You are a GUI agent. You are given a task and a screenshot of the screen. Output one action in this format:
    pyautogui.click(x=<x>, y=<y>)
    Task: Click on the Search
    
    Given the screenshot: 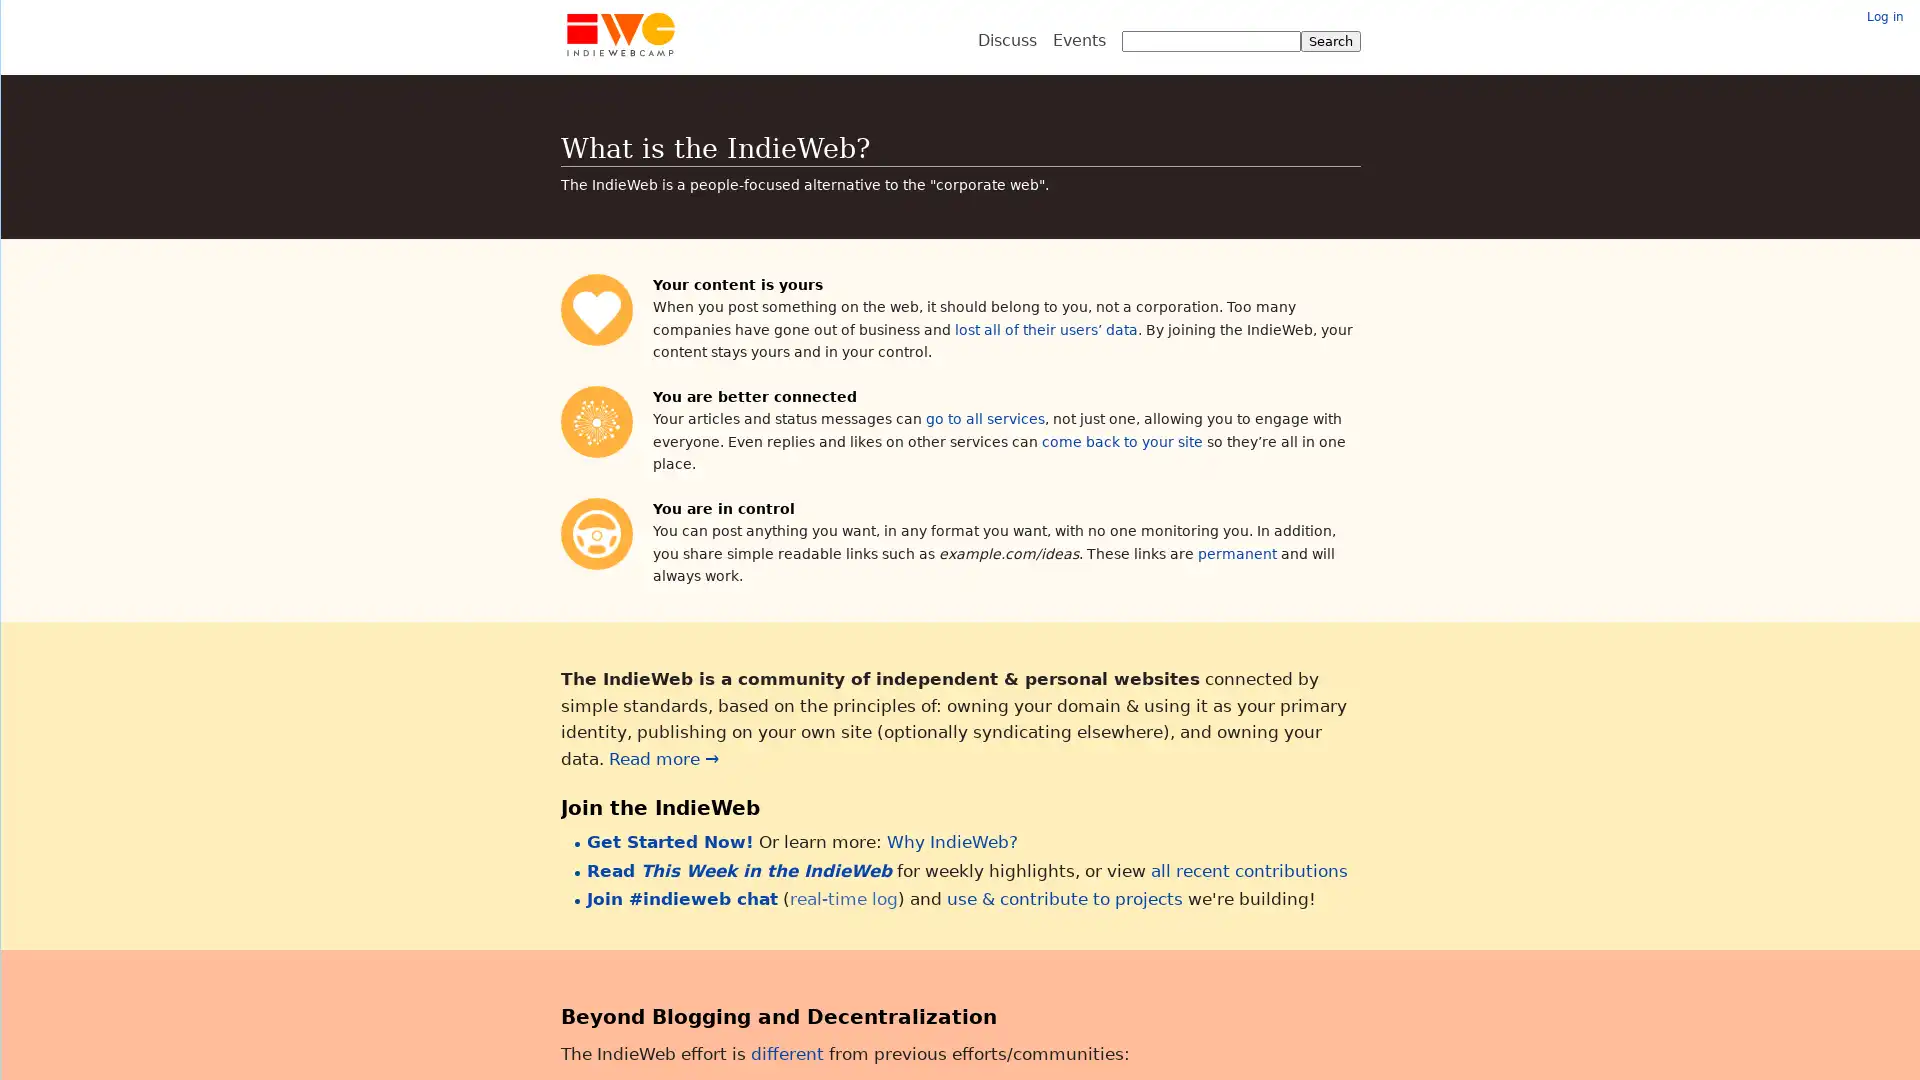 What is the action you would take?
    pyautogui.click(x=1329, y=41)
    